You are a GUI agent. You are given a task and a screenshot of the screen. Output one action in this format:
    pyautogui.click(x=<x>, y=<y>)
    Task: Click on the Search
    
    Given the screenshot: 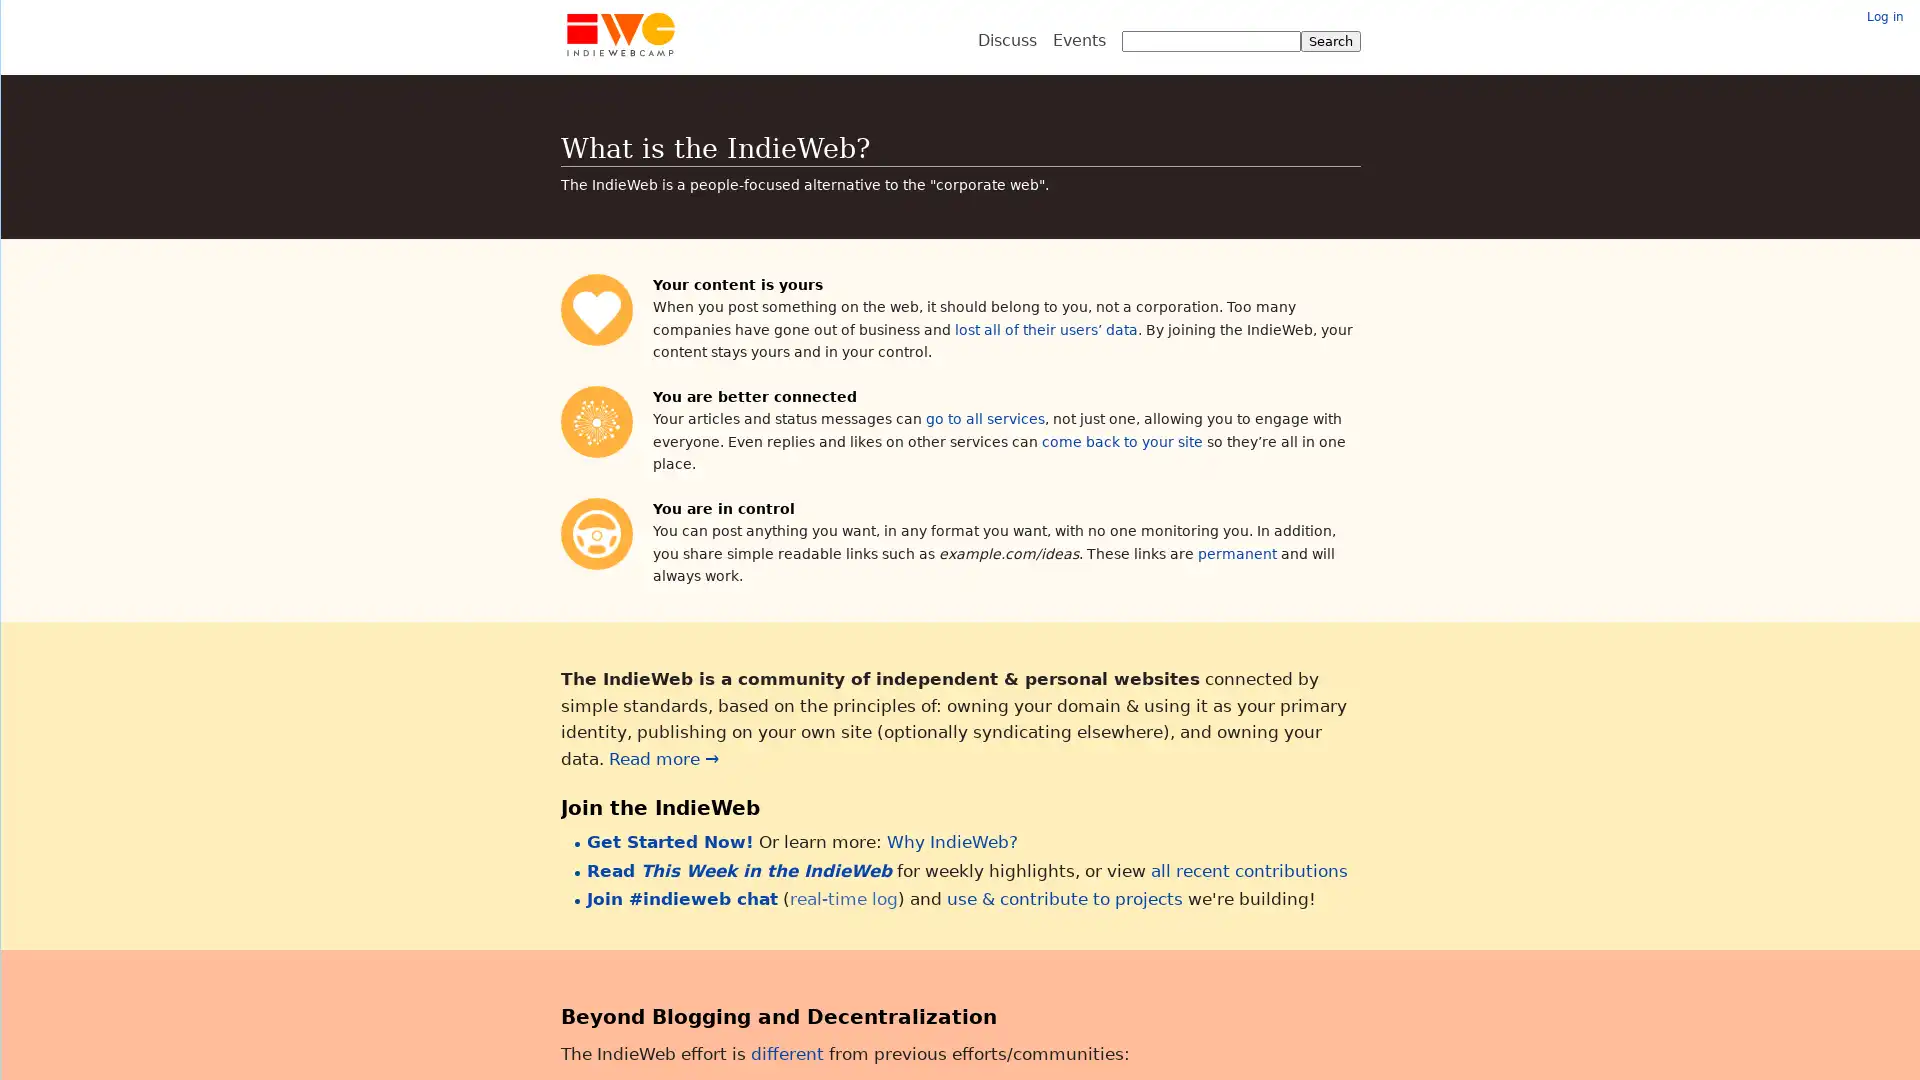 What is the action you would take?
    pyautogui.click(x=1329, y=41)
    